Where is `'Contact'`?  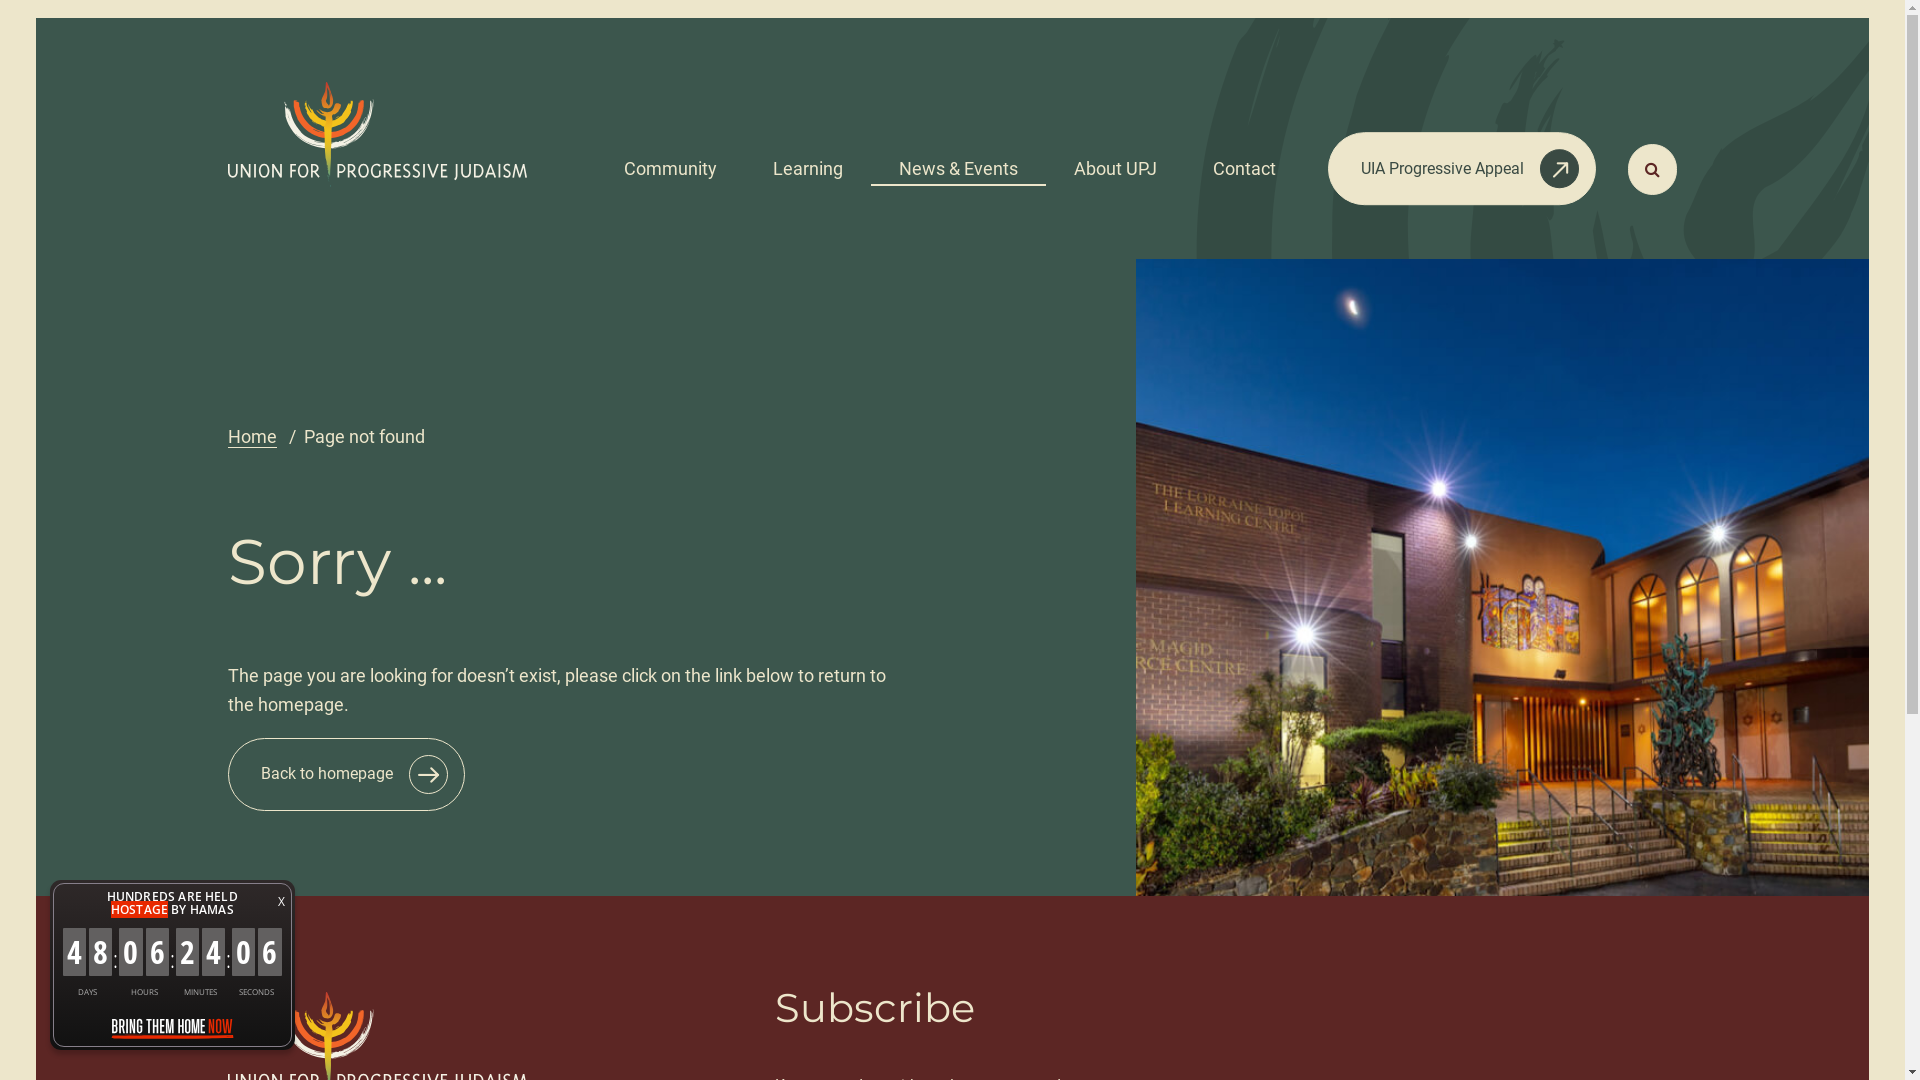
'Contact' is located at coordinates (1243, 161).